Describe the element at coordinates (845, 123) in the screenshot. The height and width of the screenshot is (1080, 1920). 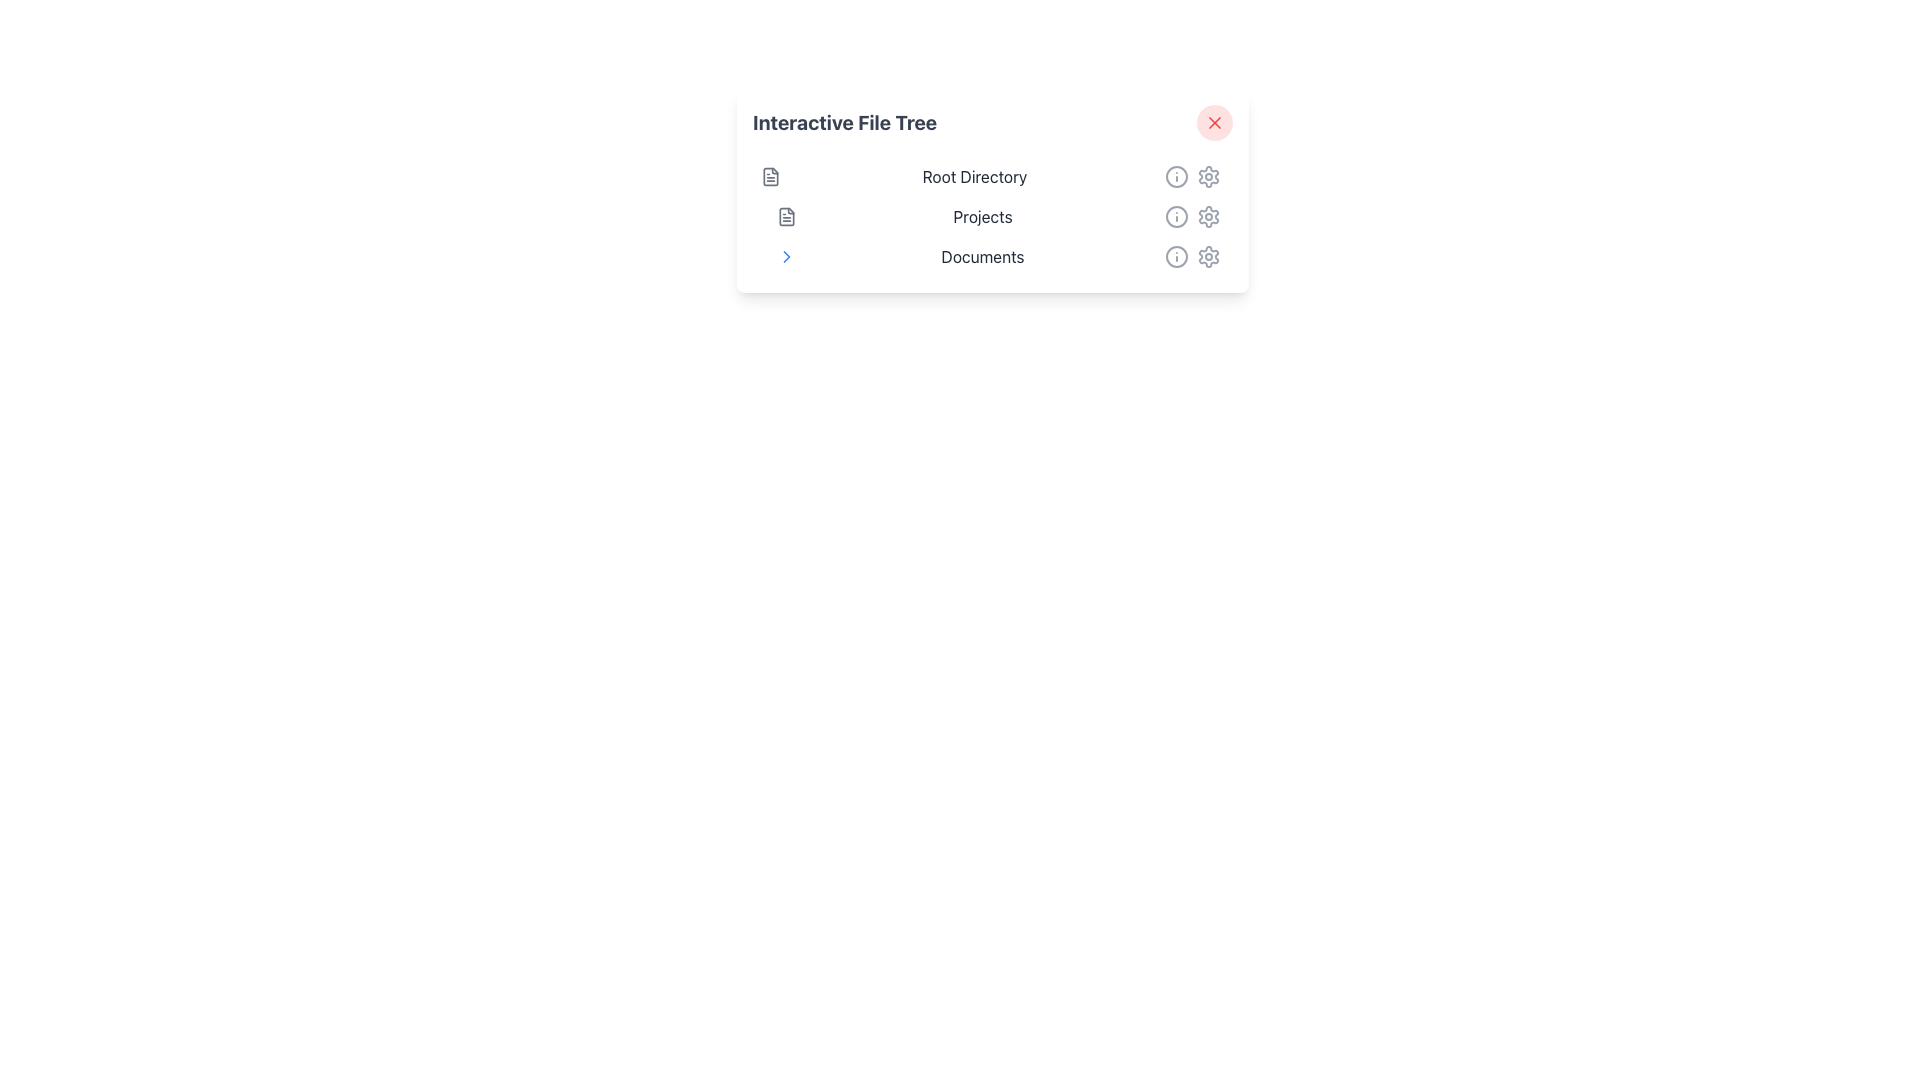
I see `the 'Interactive File Tree' text label, which is styled in bold gray font and located at the top left of a card-like component in the file tree interface` at that location.